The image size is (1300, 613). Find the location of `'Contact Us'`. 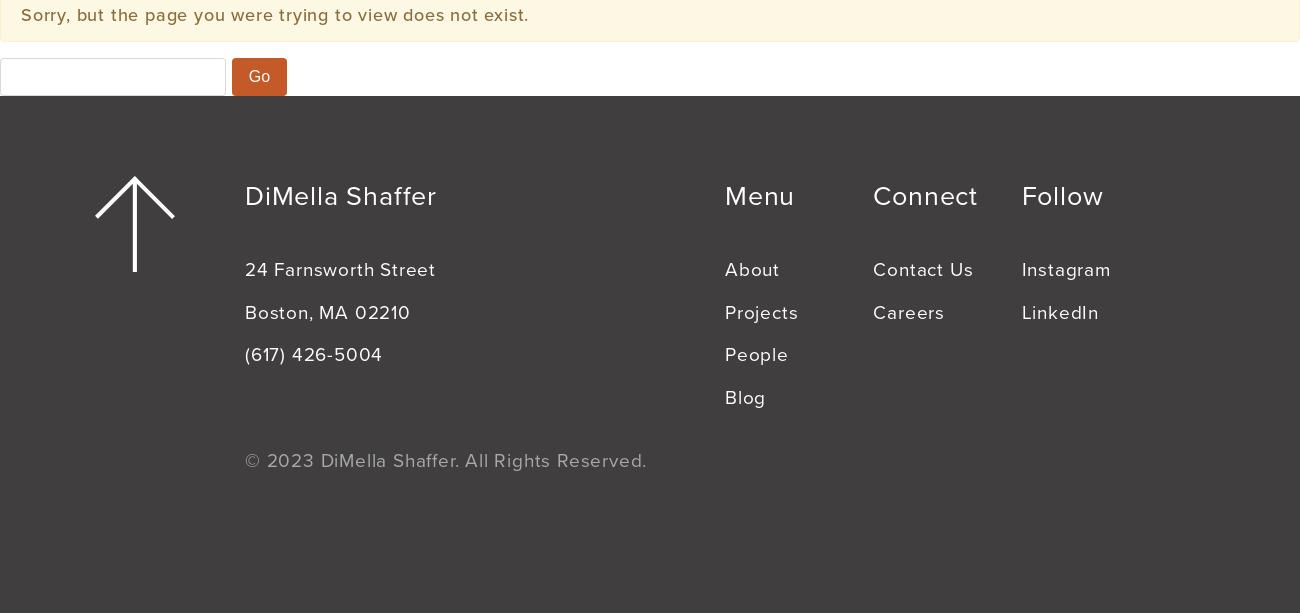

'Contact Us' is located at coordinates (923, 268).